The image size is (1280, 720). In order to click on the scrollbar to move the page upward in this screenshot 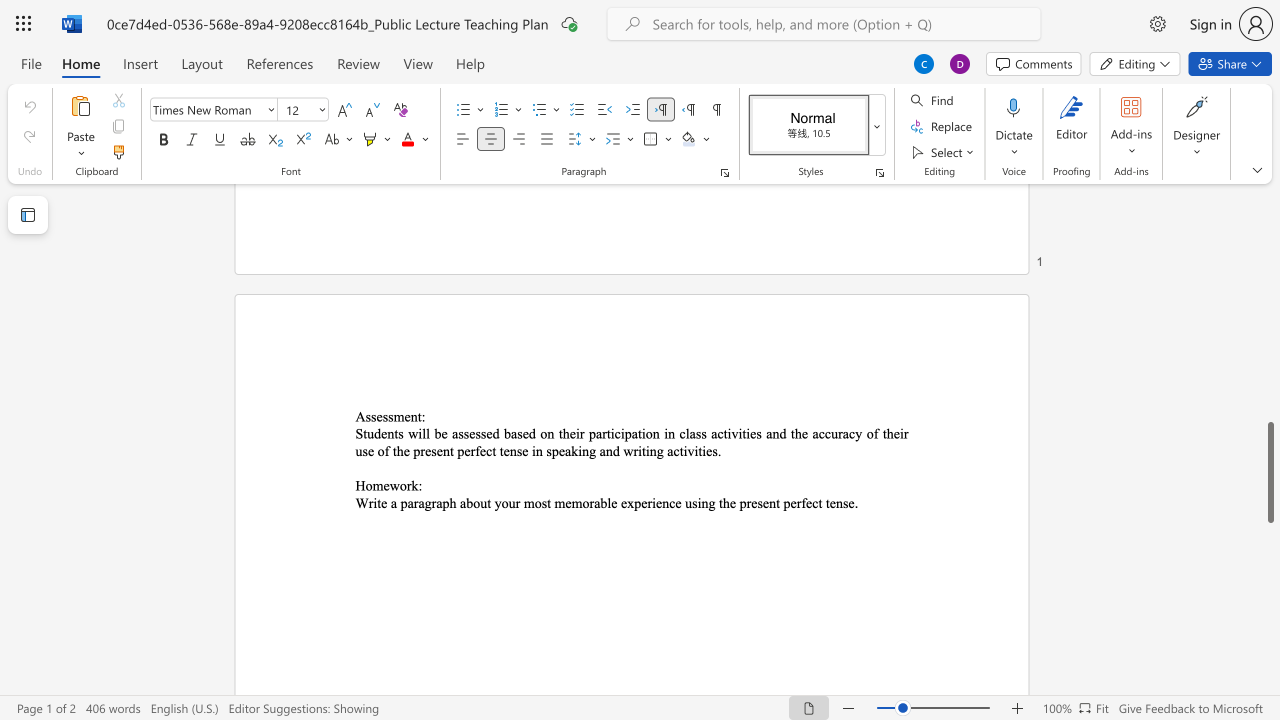, I will do `click(1269, 228)`.